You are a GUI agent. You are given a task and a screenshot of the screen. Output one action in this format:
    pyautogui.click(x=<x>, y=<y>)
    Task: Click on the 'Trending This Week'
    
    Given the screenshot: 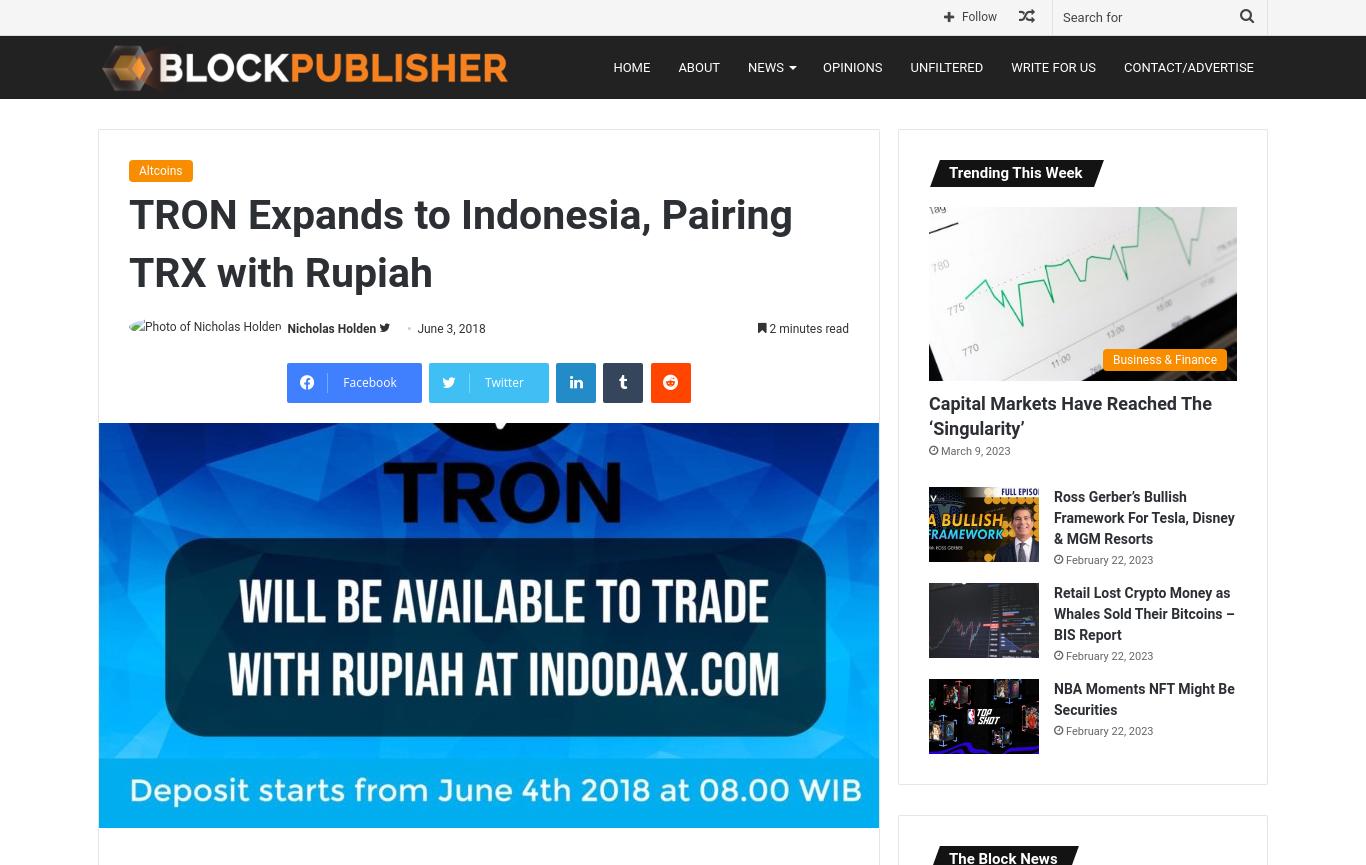 What is the action you would take?
    pyautogui.click(x=1015, y=172)
    